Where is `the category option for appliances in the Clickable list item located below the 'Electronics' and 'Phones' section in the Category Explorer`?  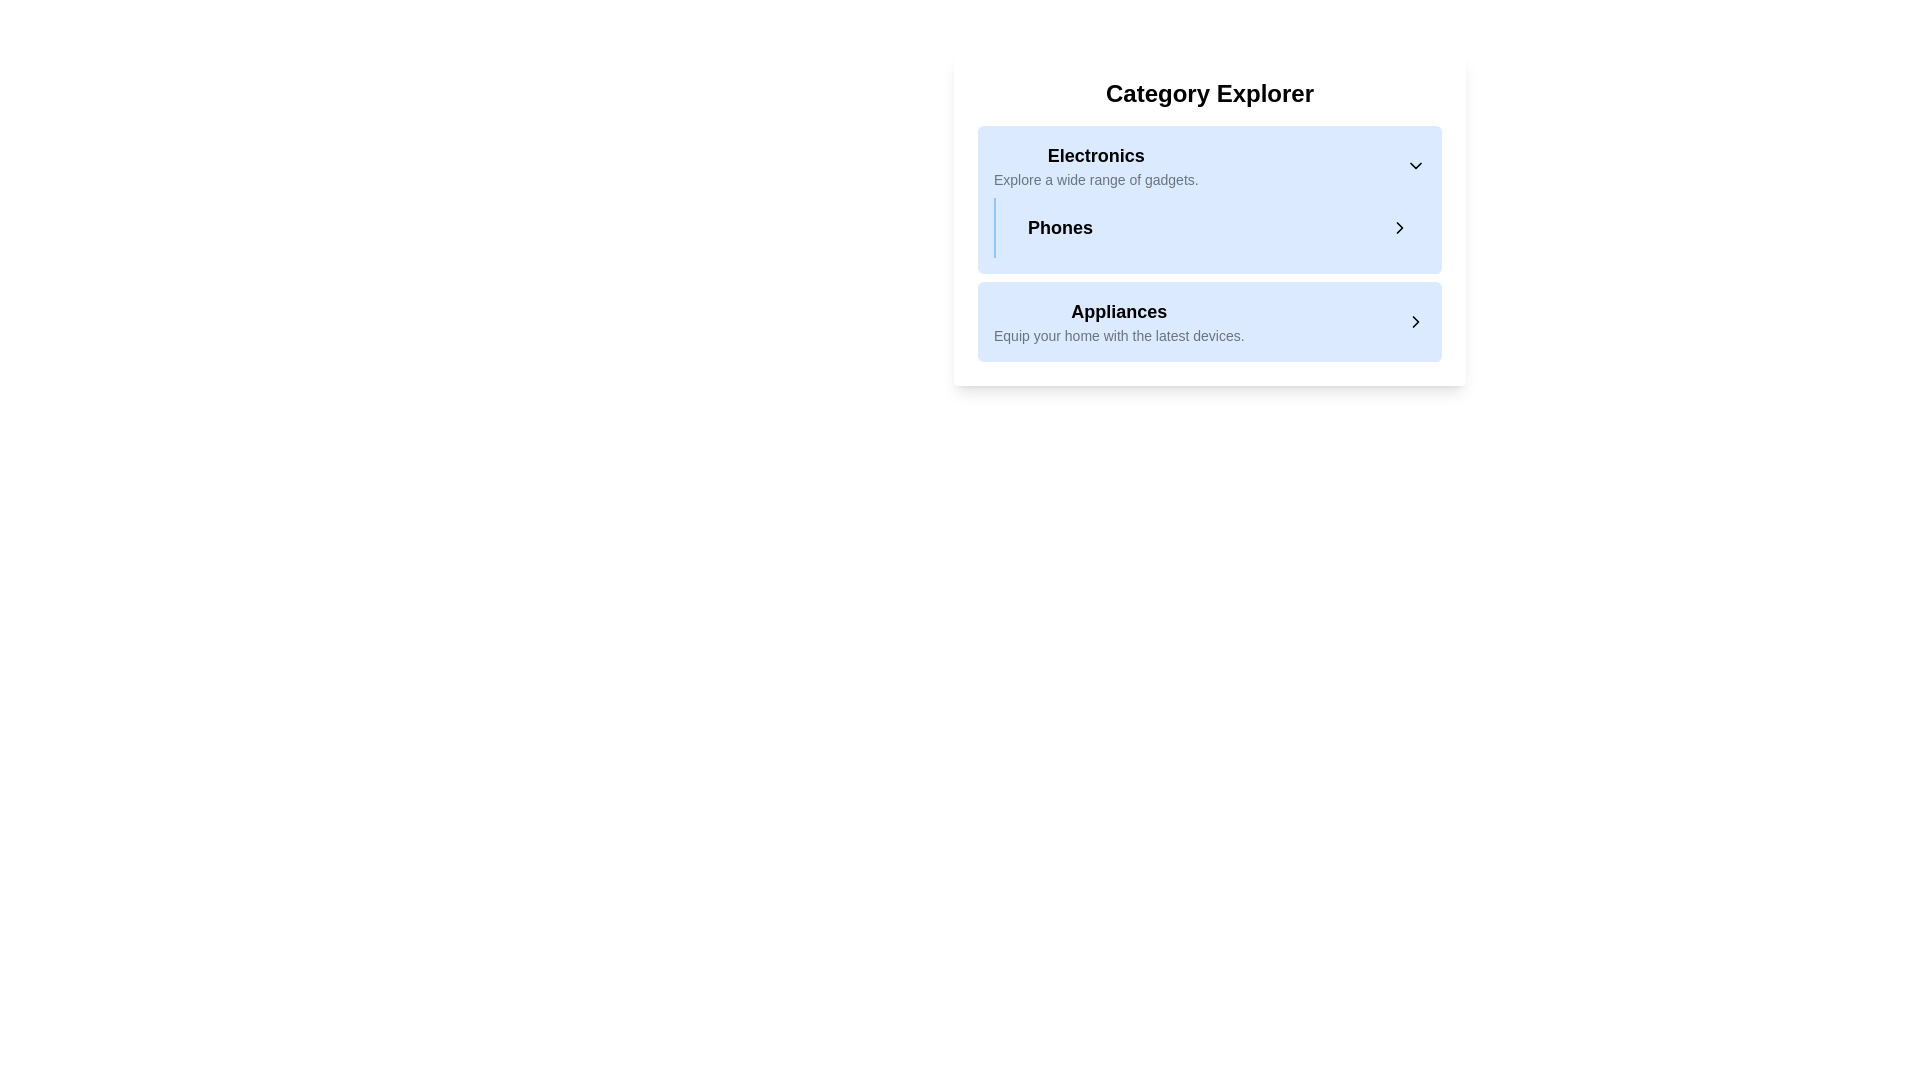 the category option for appliances in the Clickable list item located below the 'Electronics' and 'Phones' section in the Category Explorer is located at coordinates (1208, 320).